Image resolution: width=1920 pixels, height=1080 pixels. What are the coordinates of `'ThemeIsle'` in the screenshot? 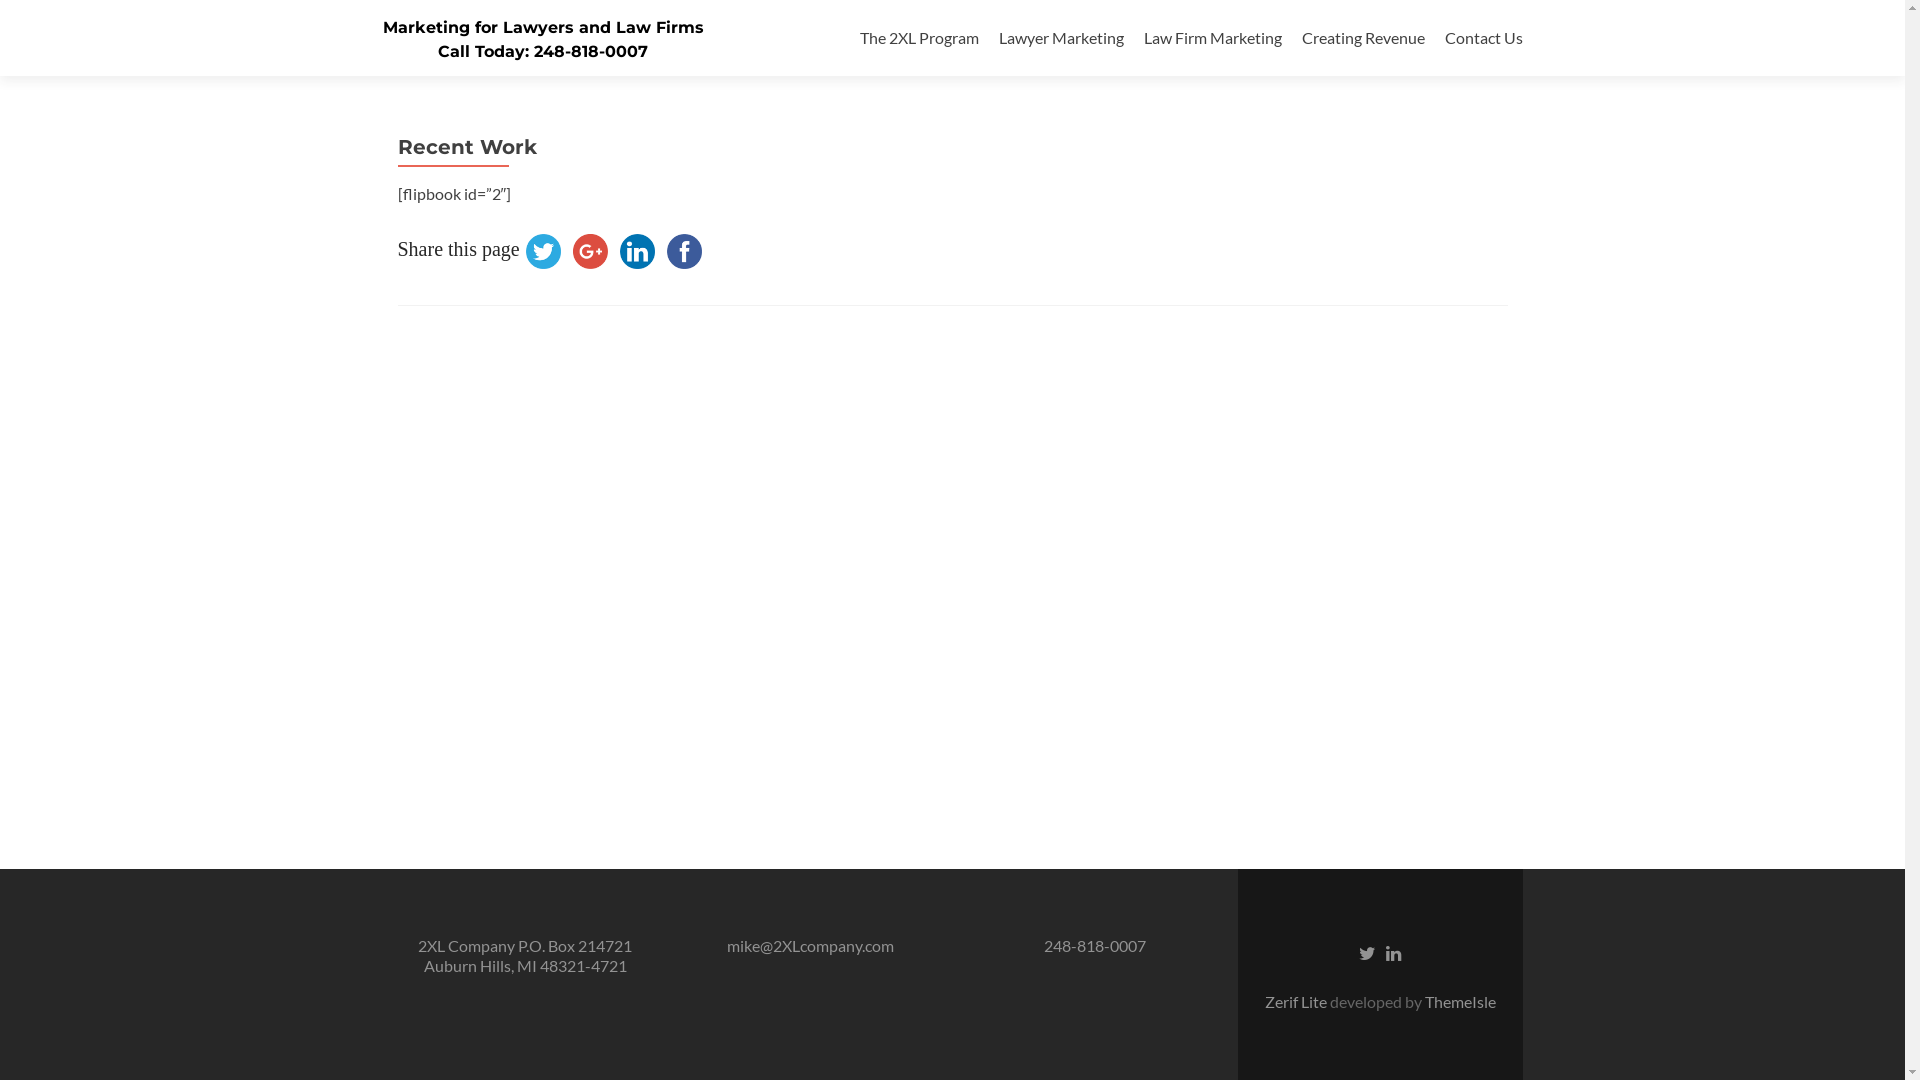 It's located at (1459, 1001).